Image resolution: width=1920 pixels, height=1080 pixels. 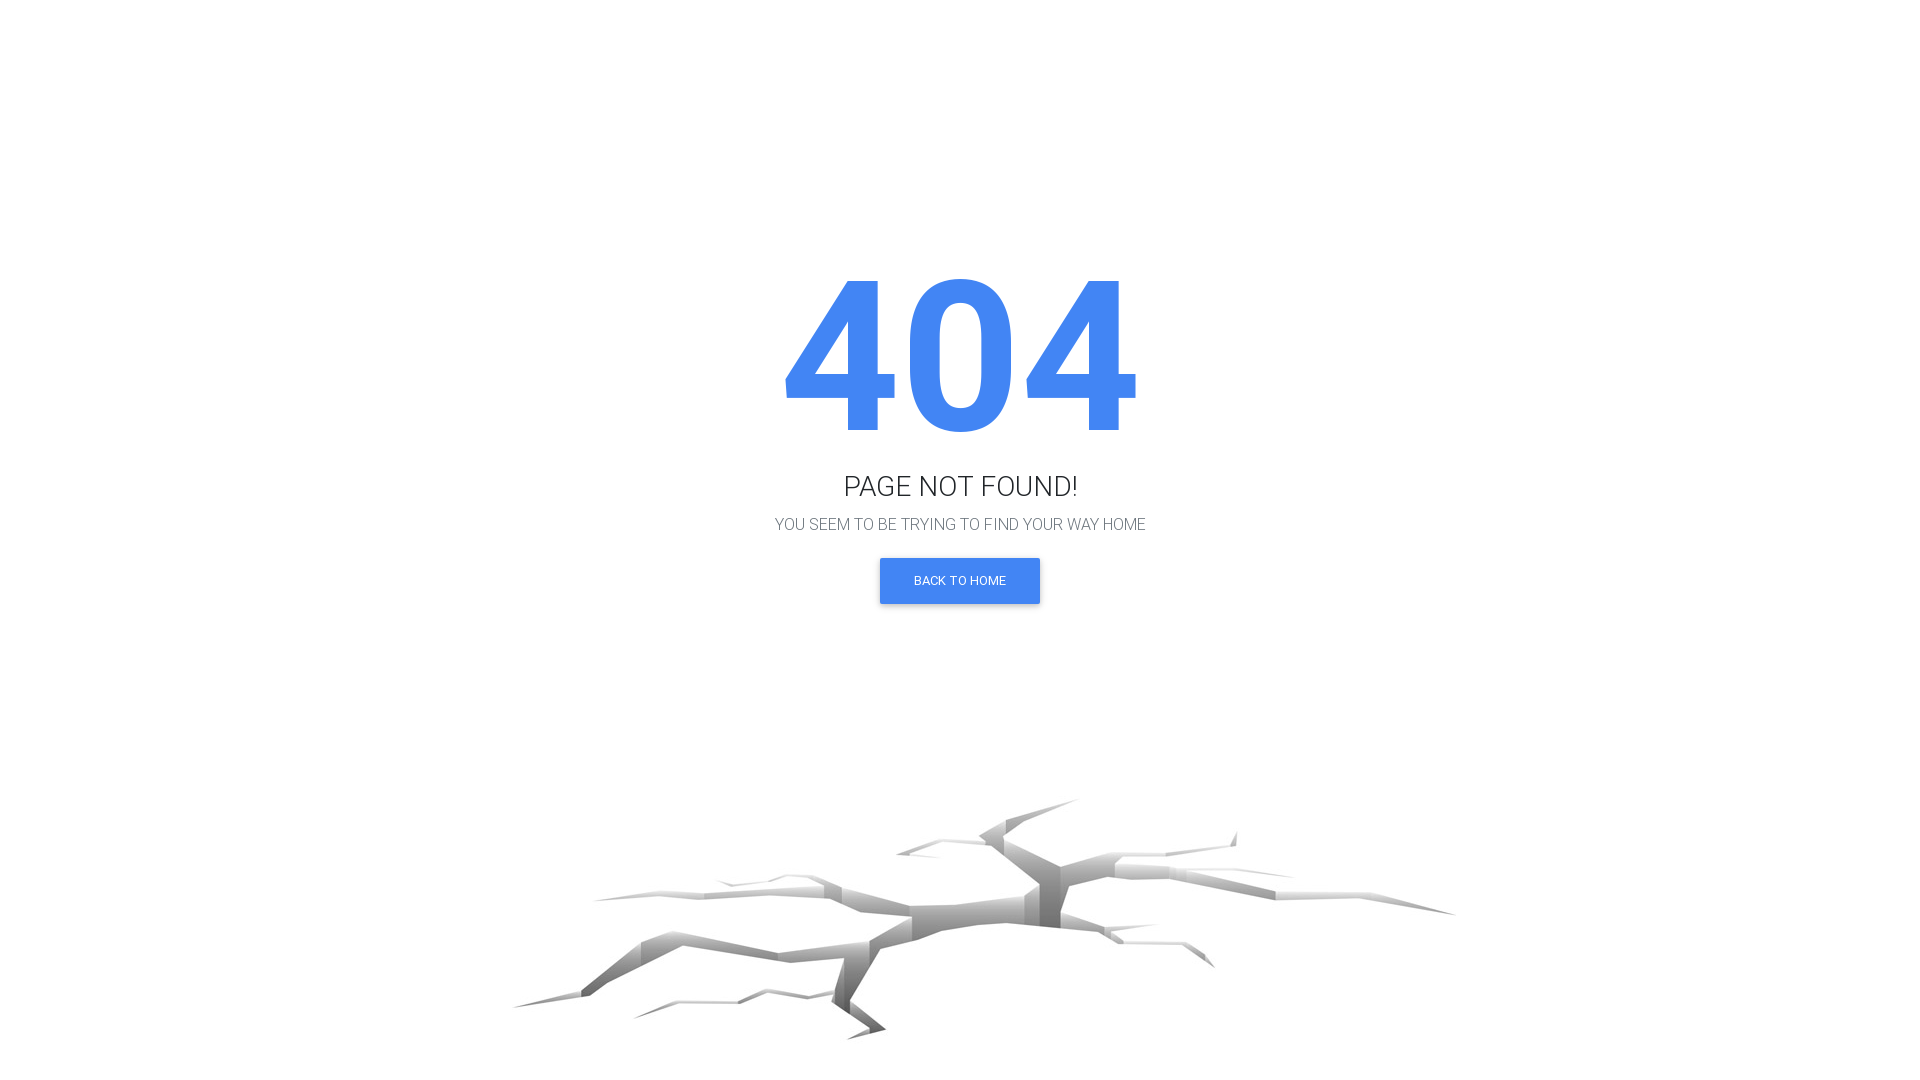 What do you see at coordinates (960, 581) in the screenshot?
I see `'BACK TO HOME'` at bounding box center [960, 581].